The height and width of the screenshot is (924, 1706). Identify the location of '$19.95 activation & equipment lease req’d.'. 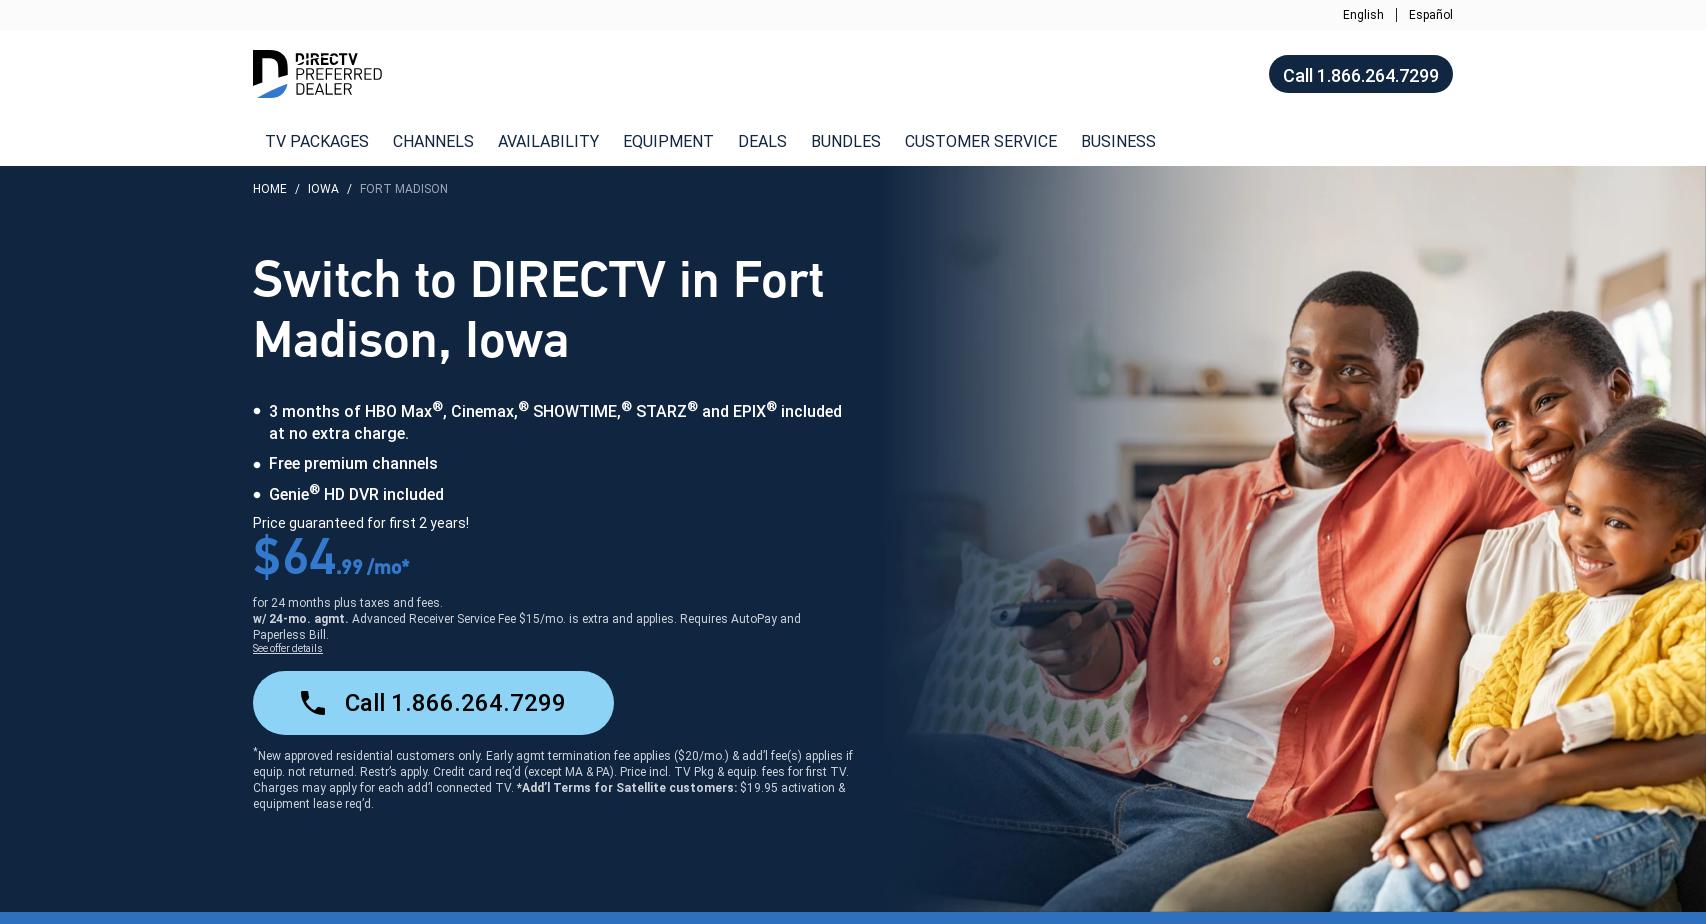
(547, 795).